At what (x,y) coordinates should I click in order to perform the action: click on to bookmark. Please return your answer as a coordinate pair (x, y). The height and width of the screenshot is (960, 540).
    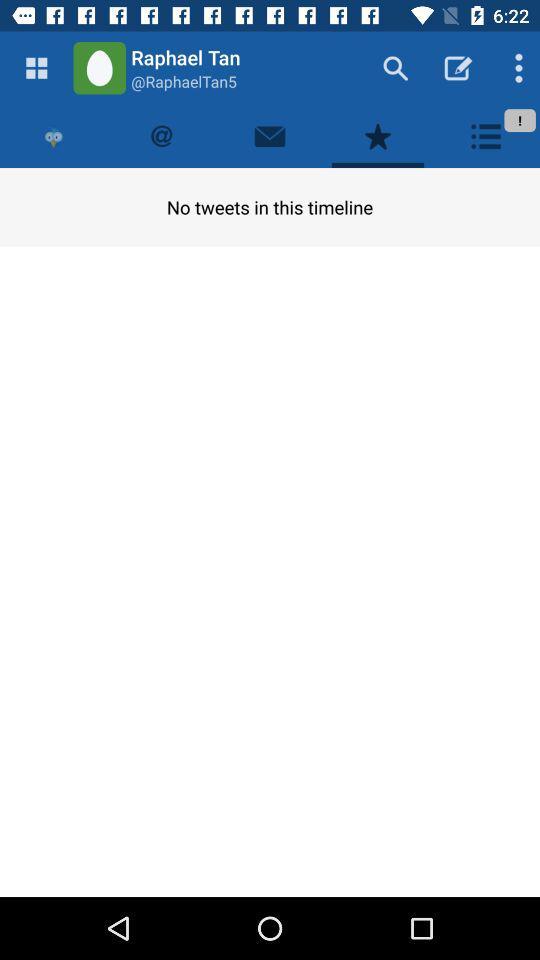
    Looking at the image, I should click on (378, 135).